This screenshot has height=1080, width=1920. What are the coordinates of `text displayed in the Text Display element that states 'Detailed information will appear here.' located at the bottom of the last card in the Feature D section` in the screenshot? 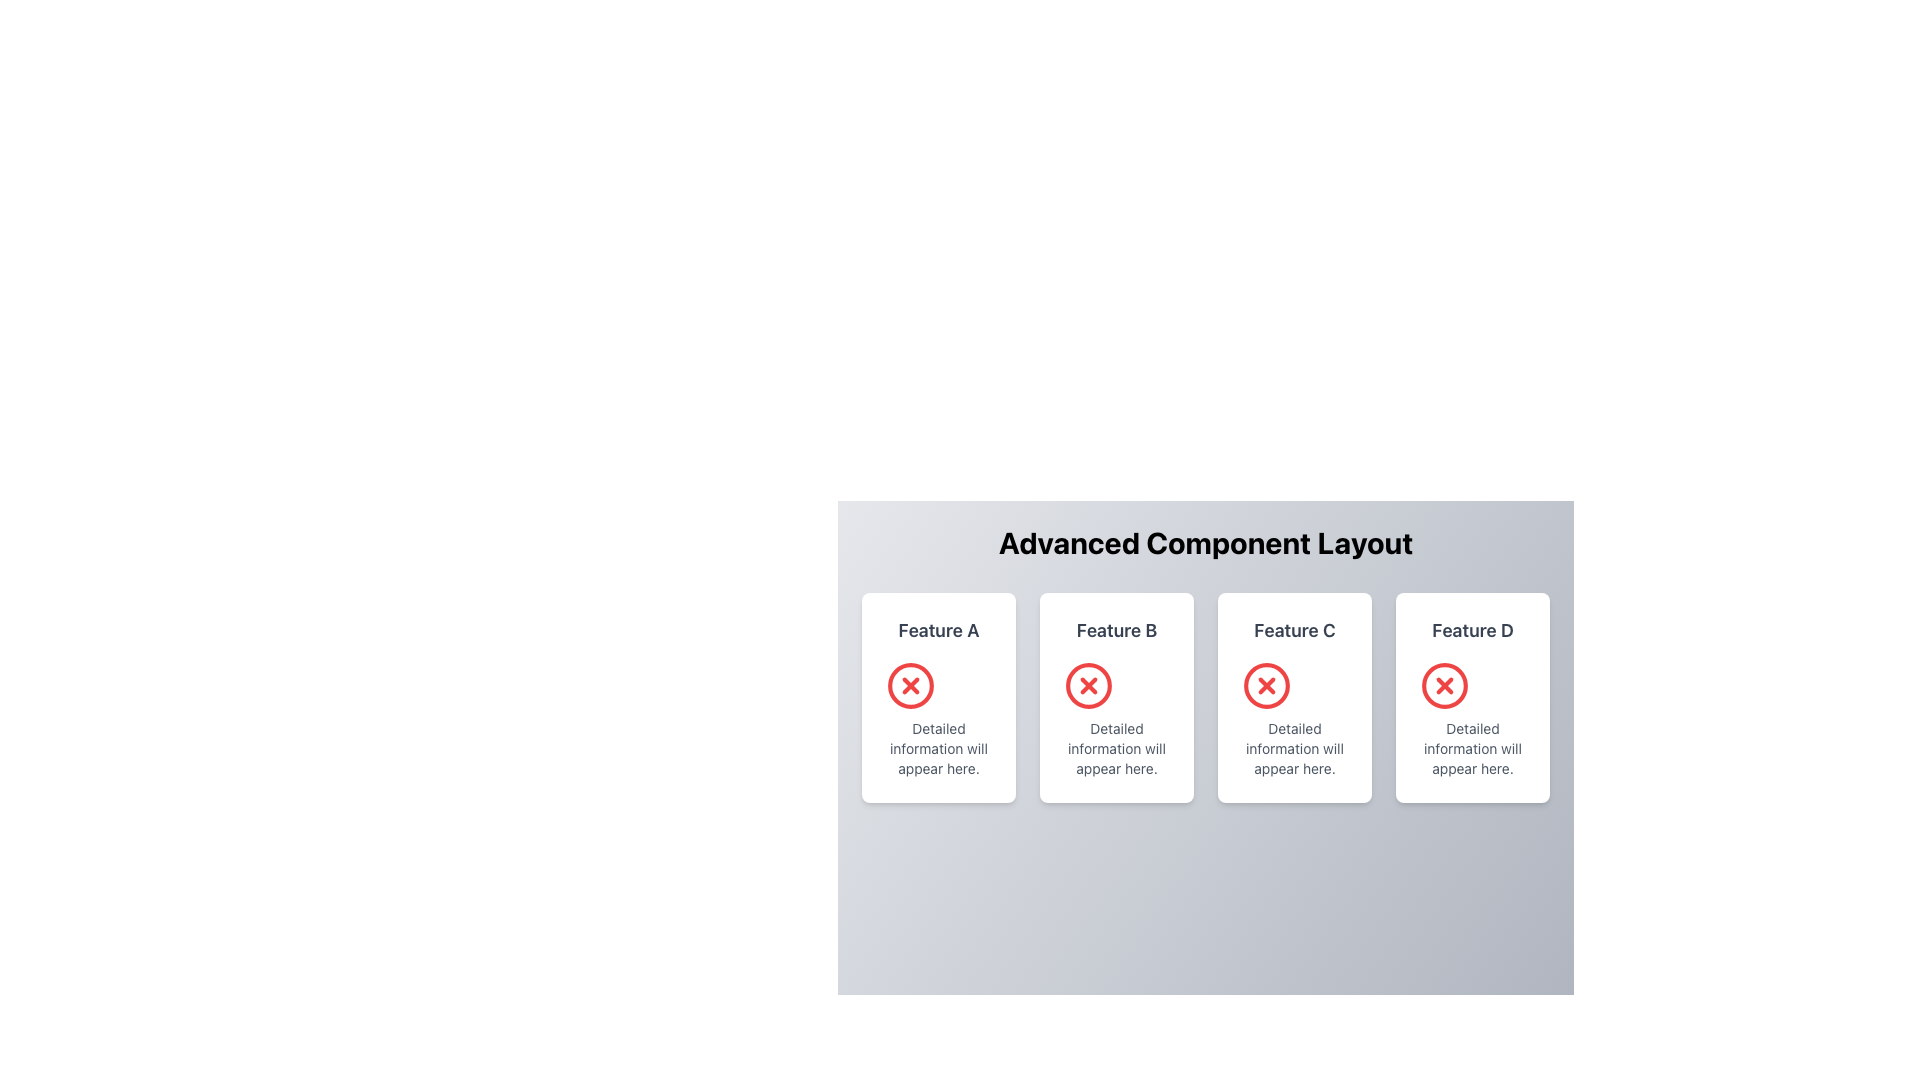 It's located at (1473, 748).